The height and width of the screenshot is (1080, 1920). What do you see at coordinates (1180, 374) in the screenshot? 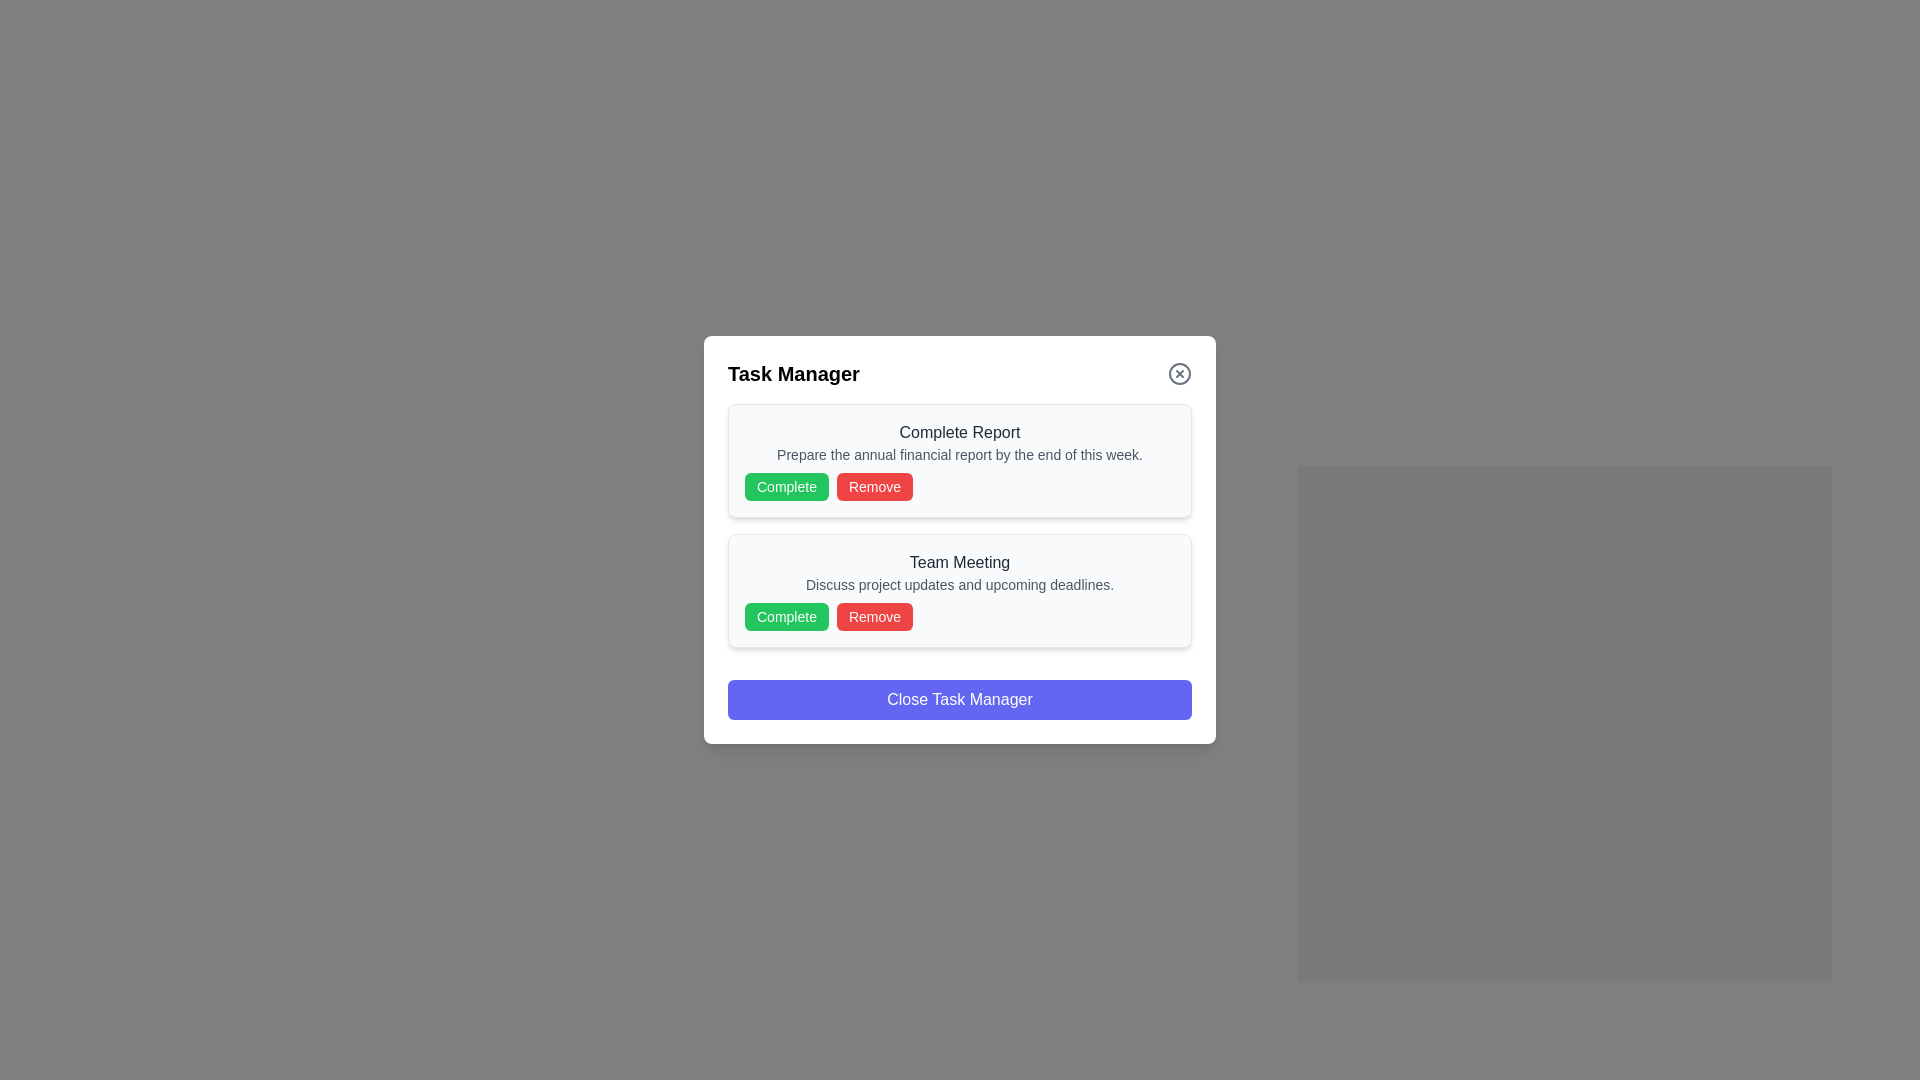
I see `the close button with an 'X' icon in the top-right corner of the 'Task Manager' modal` at bounding box center [1180, 374].